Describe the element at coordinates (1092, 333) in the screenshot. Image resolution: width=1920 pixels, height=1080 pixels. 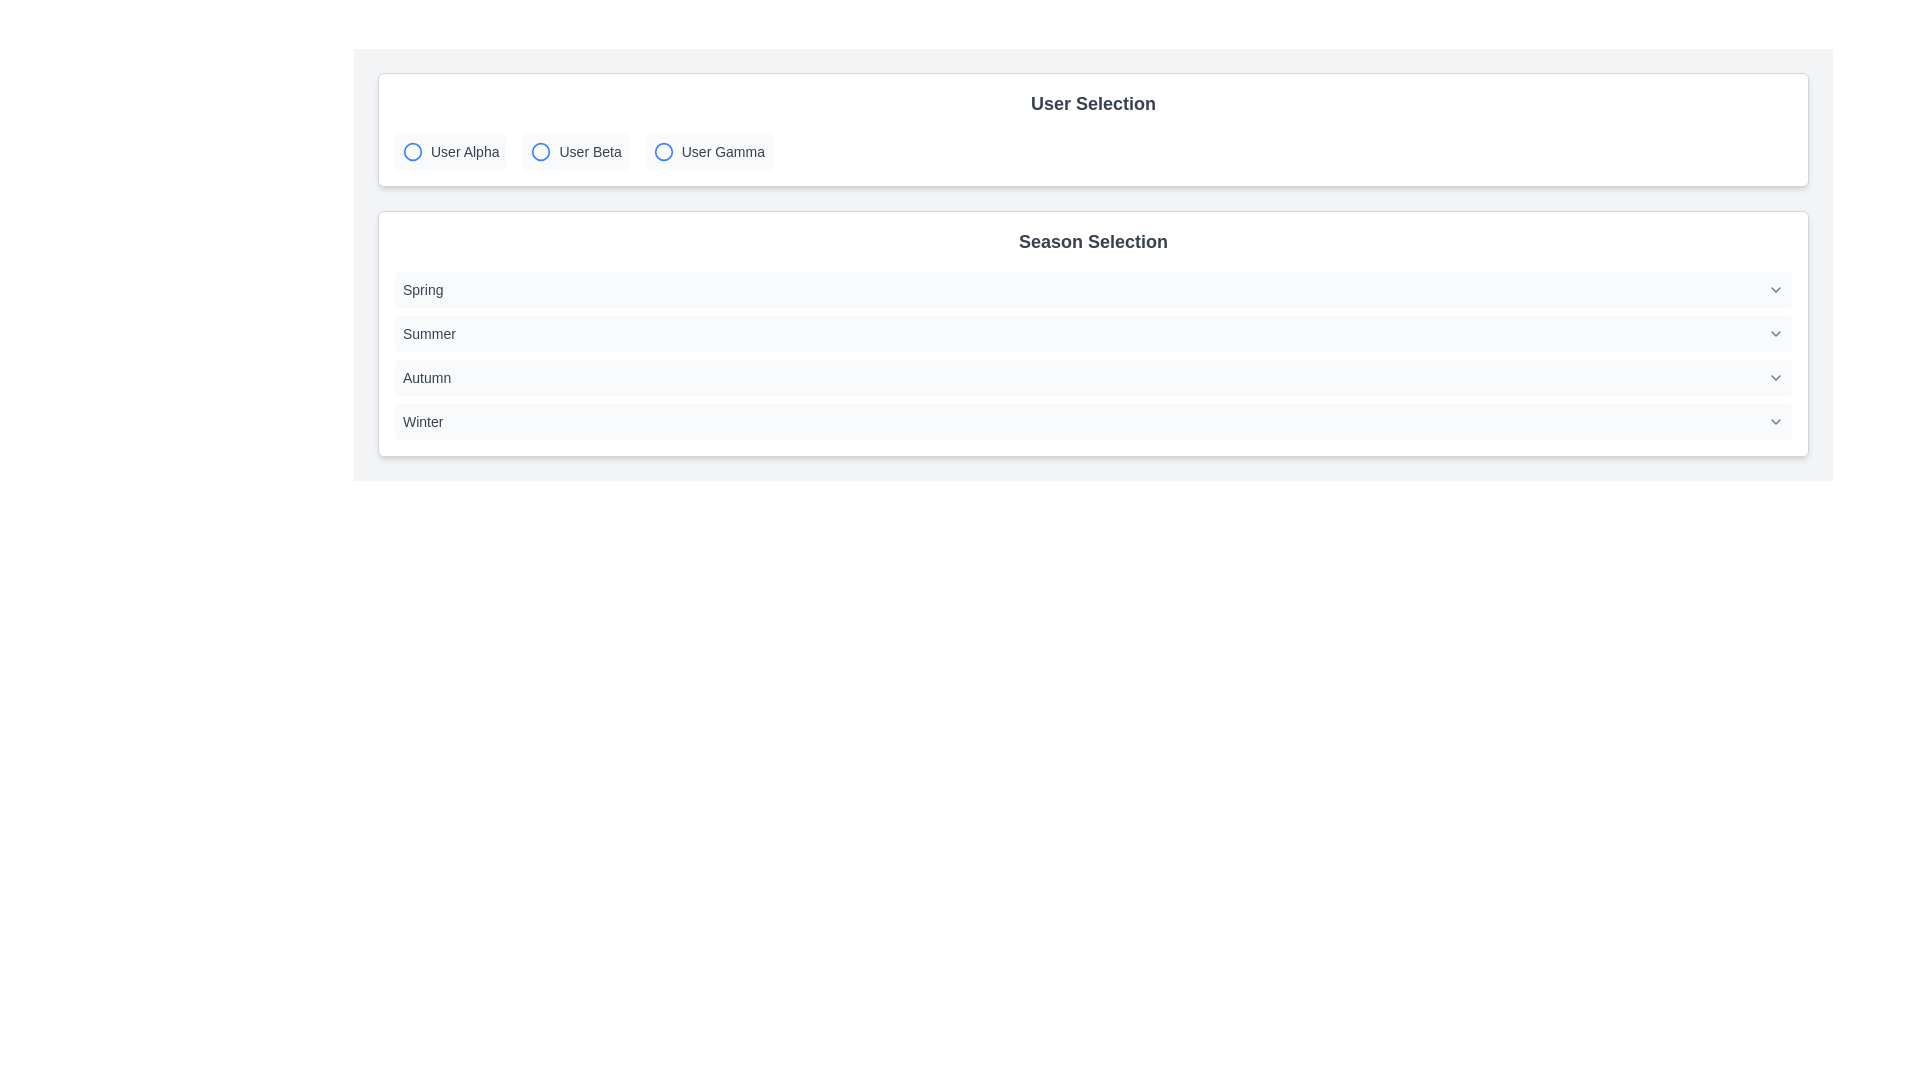
I see `the 'Summer' selectable option in the dropdown list` at that location.